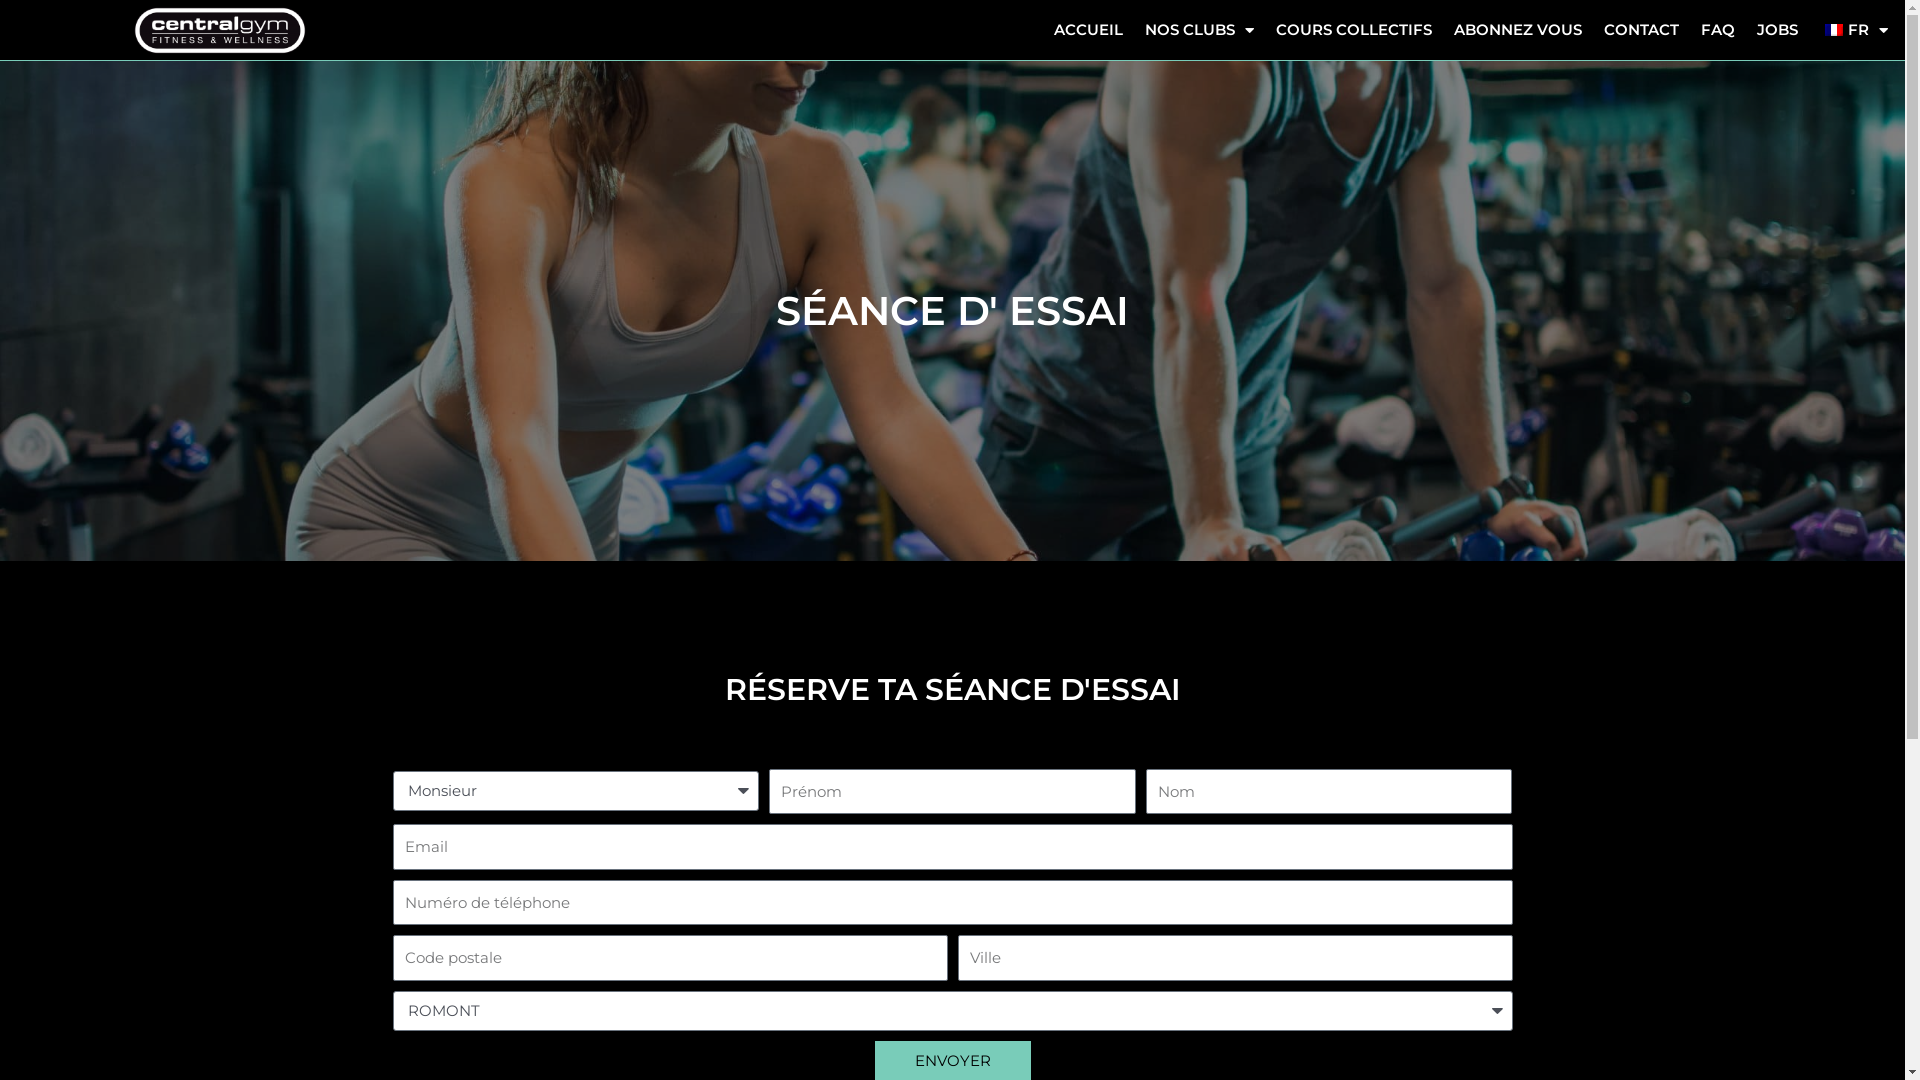 The width and height of the screenshot is (1920, 1080). I want to click on 'NOS CLUBS', so click(1199, 30).